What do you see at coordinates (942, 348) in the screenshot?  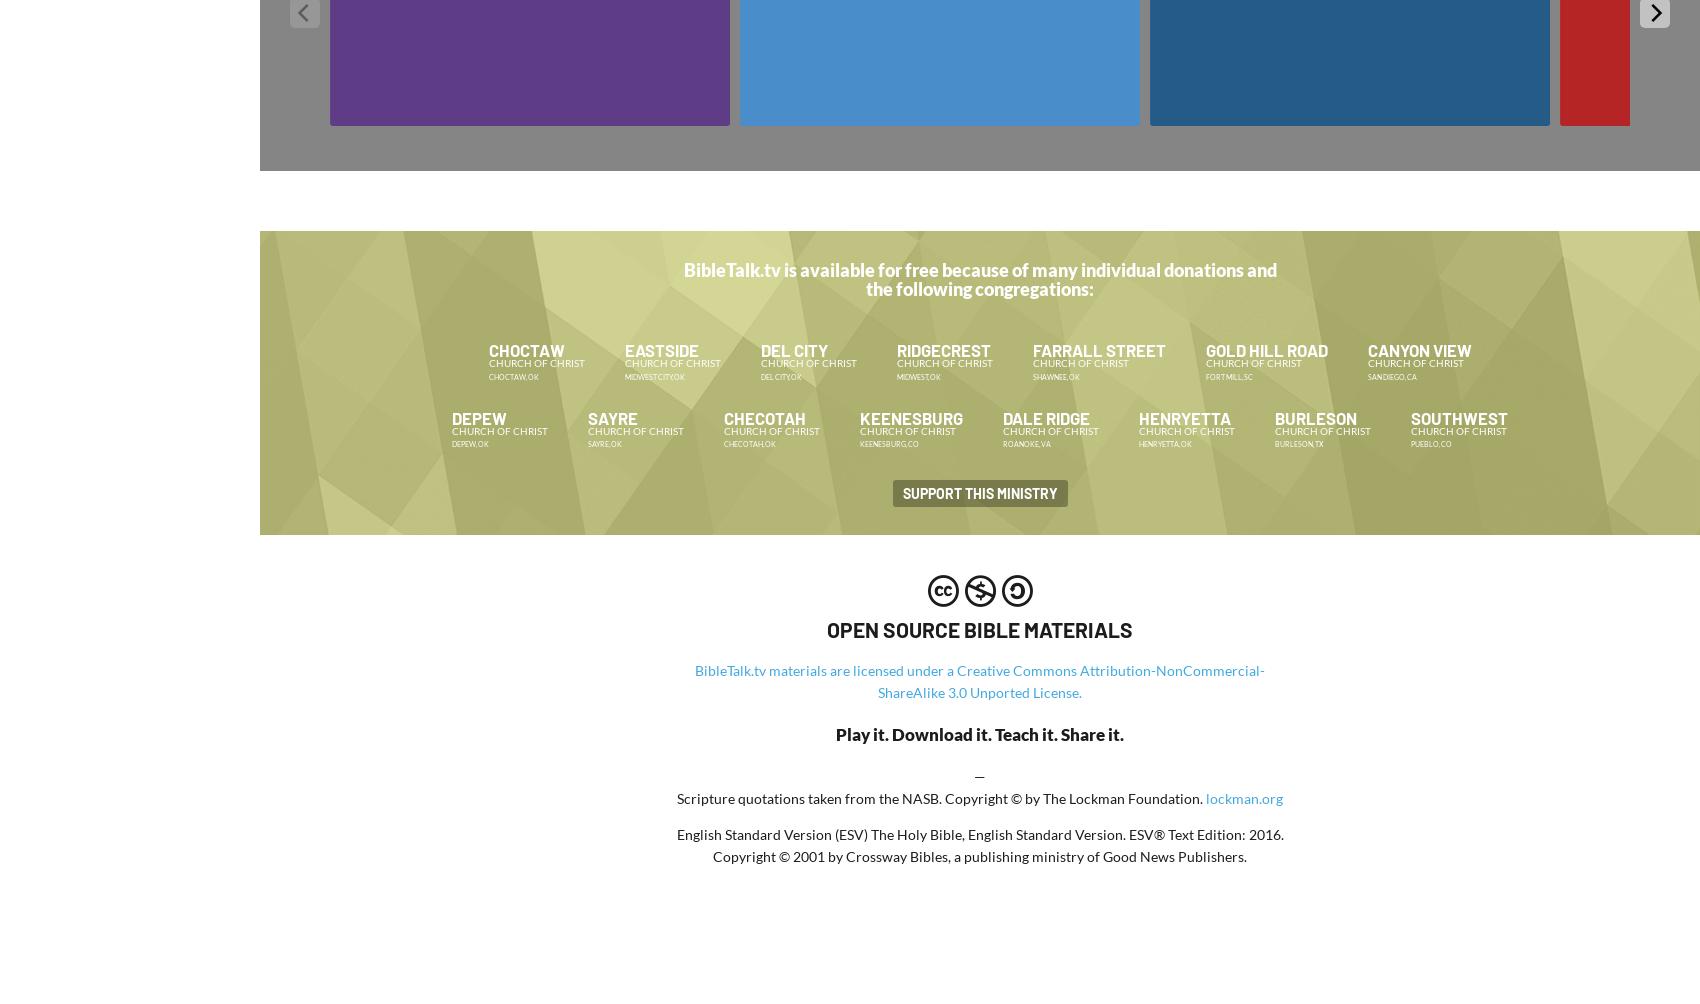 I see `'Ridgecrest'` at bounding box center [942, 348].